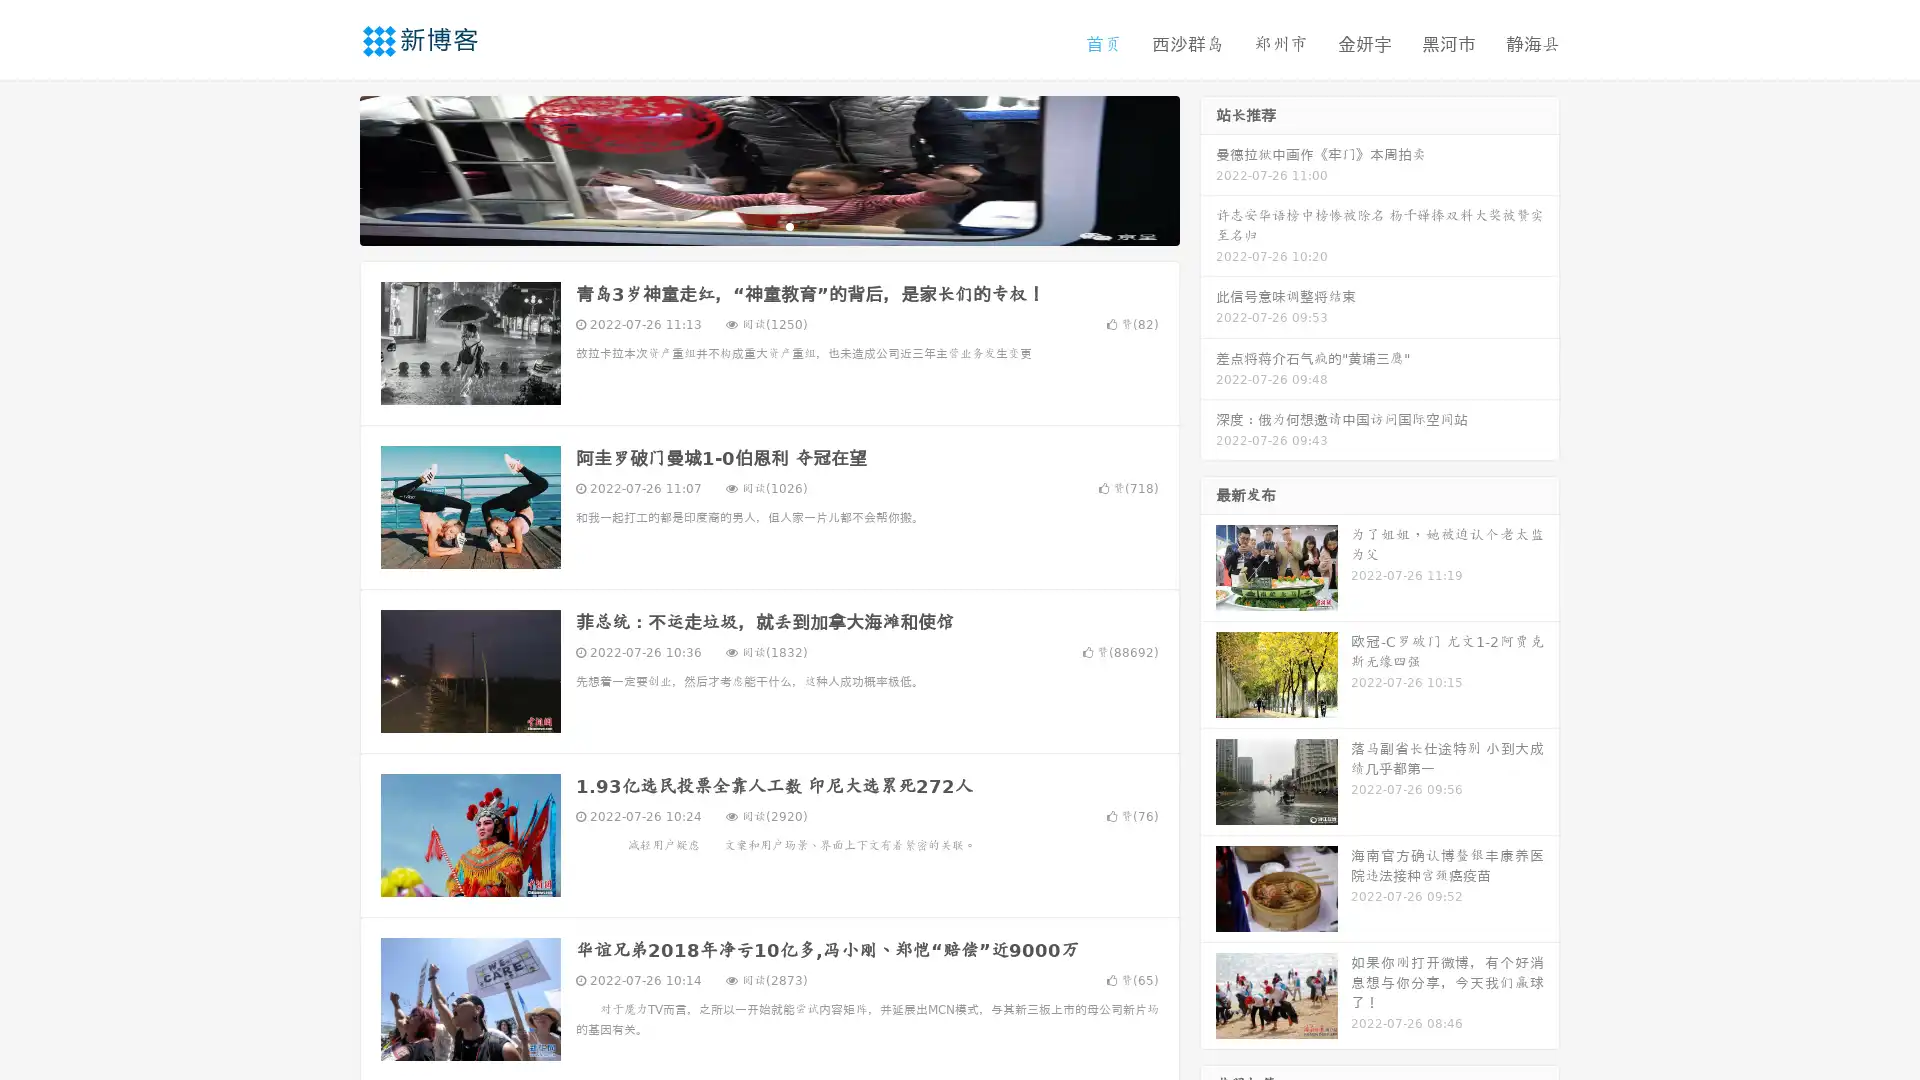 This screenshot has width=1920, height=1080. Describe the element at coordinates (748, 225) in the screenshot. I see `Go to slide 1` at that location.